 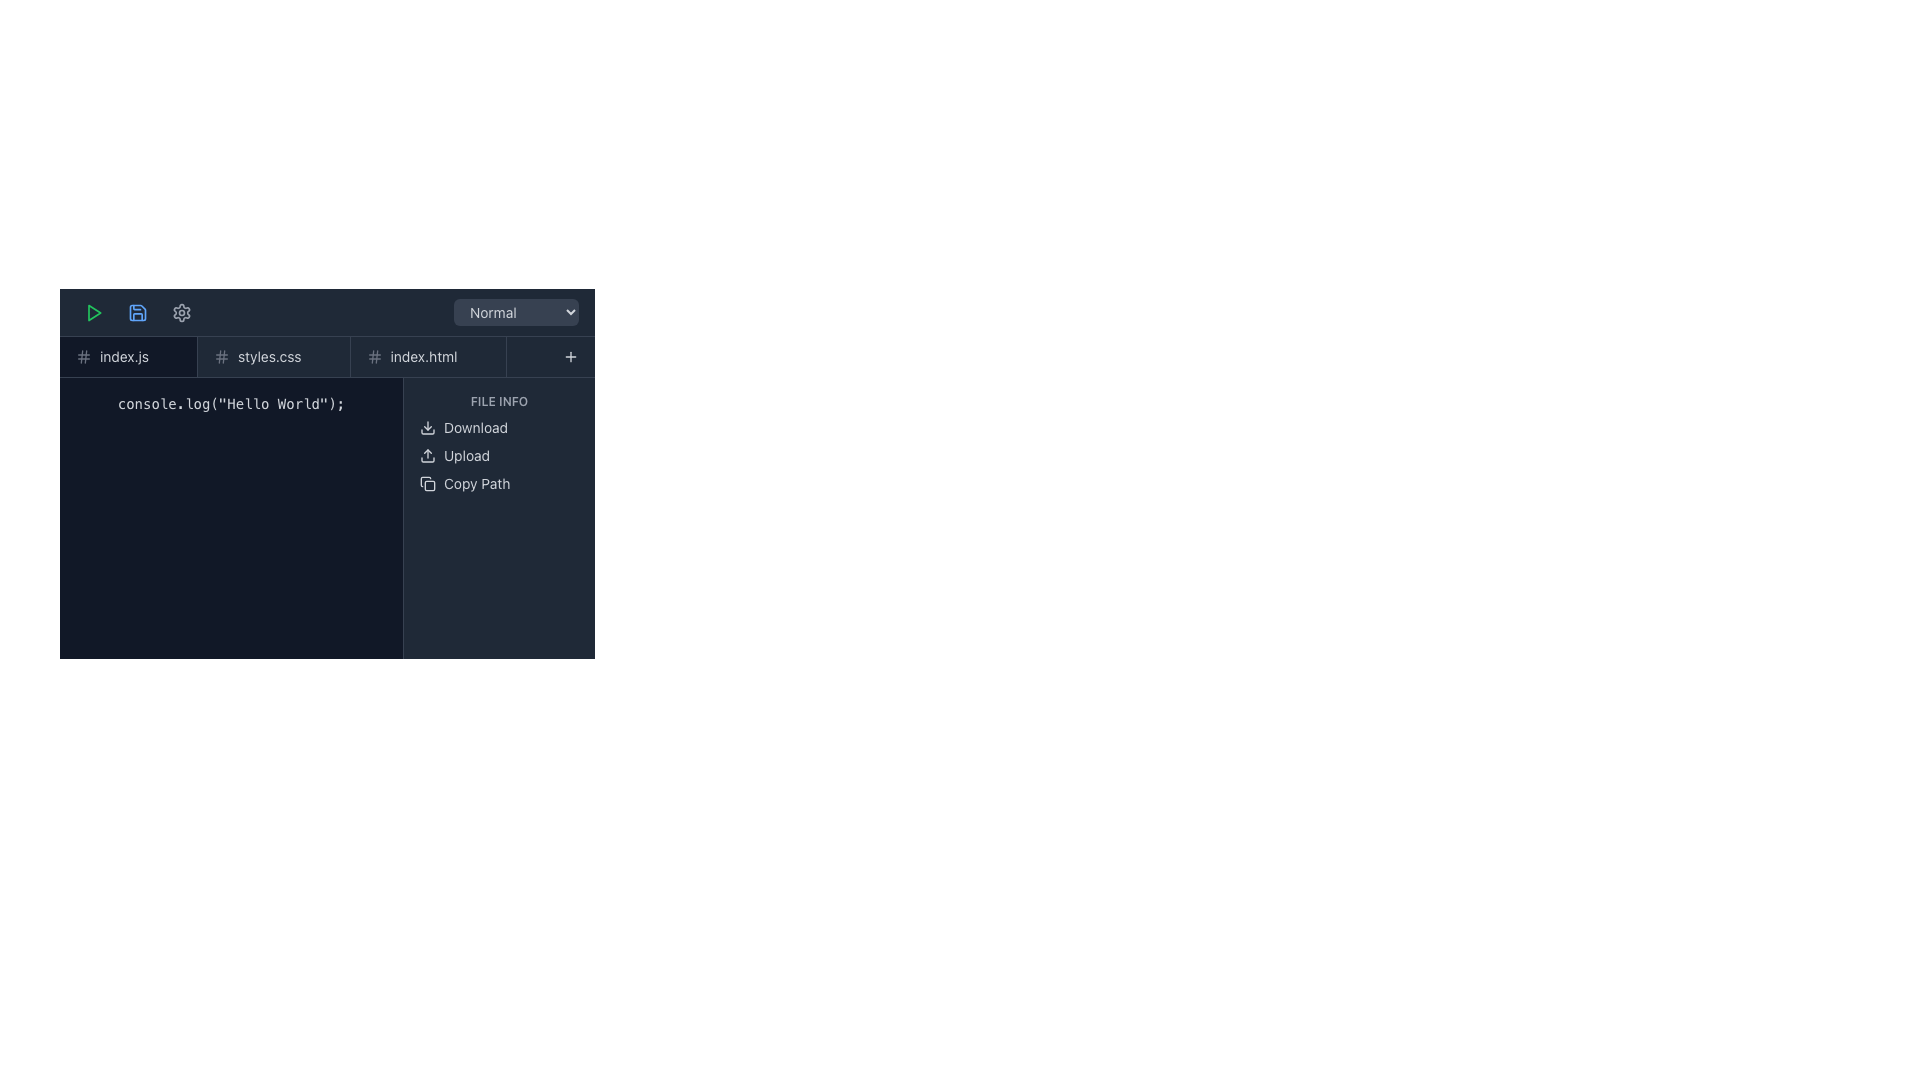 What do you see at coordinates (499, 427) in the screenshot?
I see `the 'Download' button located in the right sidebar, which features a download icon and white text on a dark theme` at bounding box center [499, 427].